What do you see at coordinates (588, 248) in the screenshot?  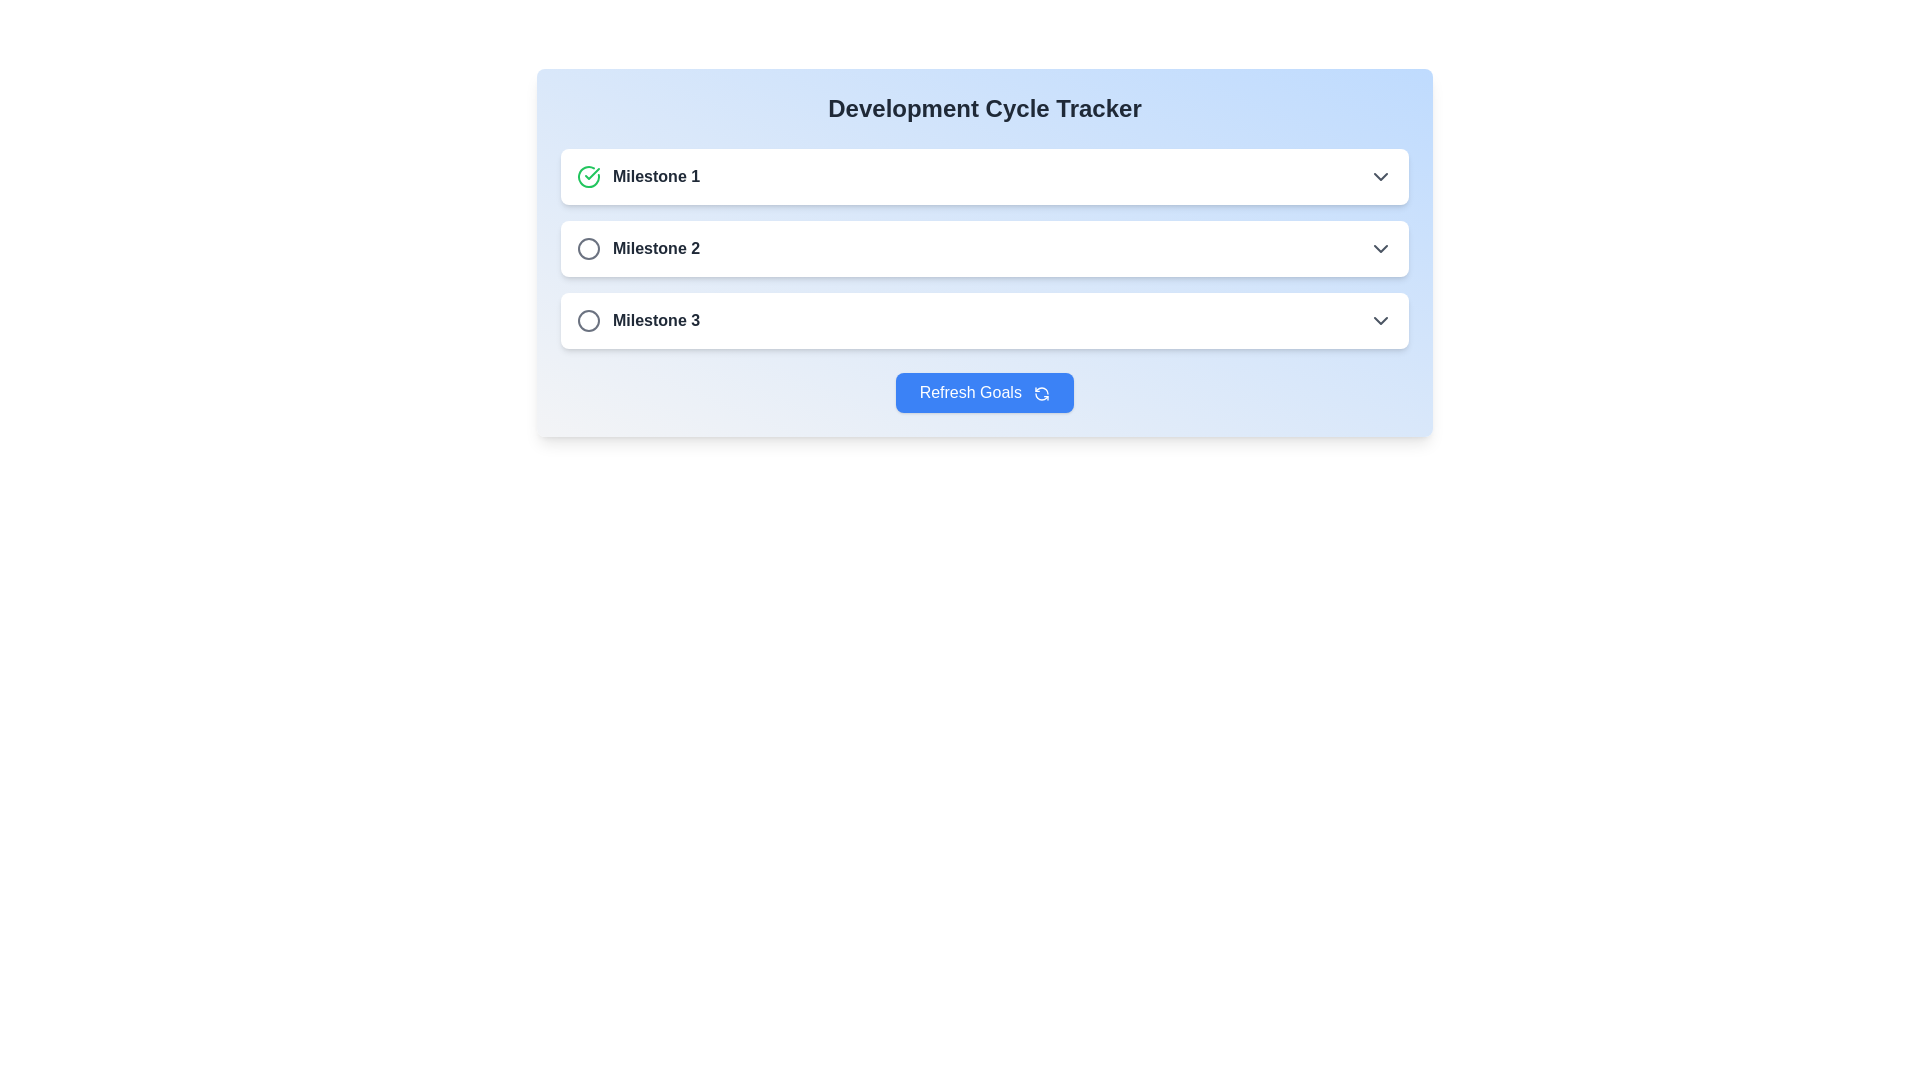 I see `the decorative icon representing 'Milestone 2', which is the second icon in a vertical list of milestone indicators, located beside the text label 'Milestone 2'` at bounding box center [588, 248].